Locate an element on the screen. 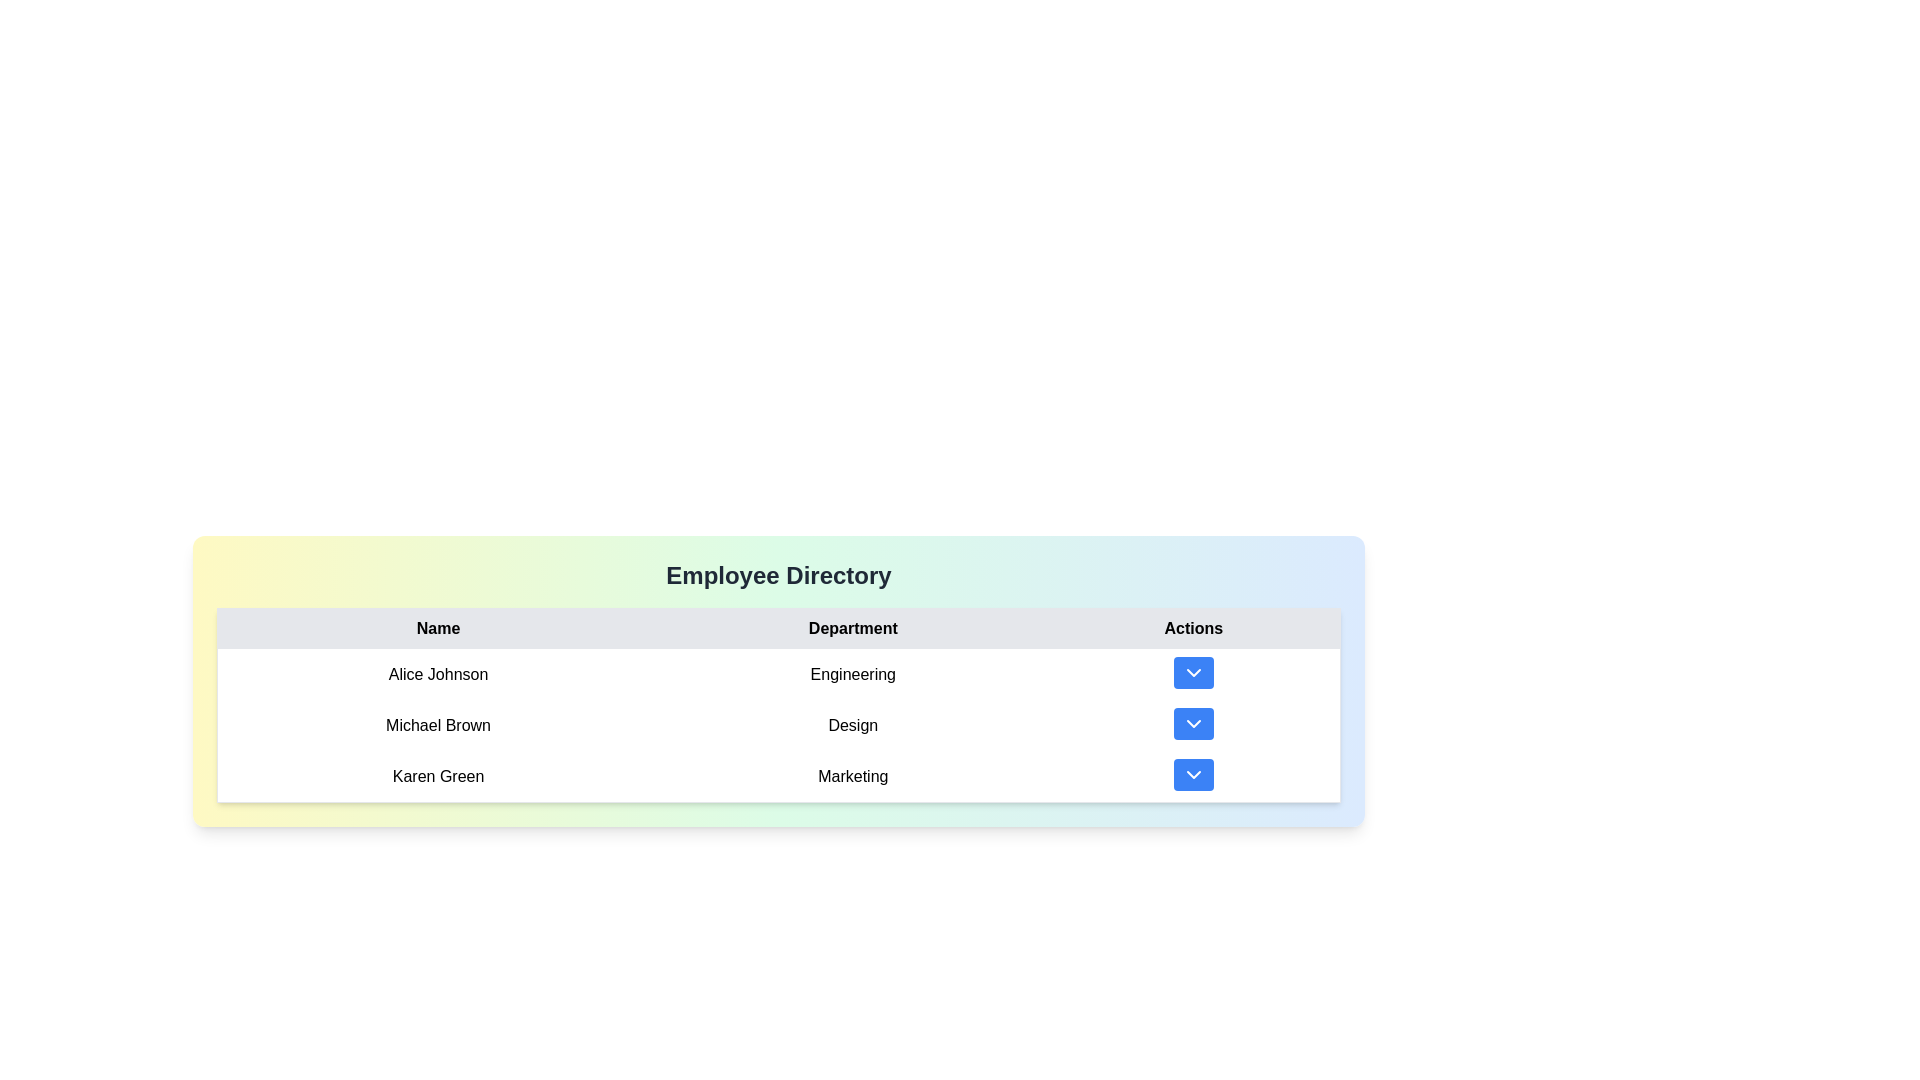  the dropdown button in the third row of the table under the 'Actions' column for 'Karen Green' is located at coordinates (1194, 775).